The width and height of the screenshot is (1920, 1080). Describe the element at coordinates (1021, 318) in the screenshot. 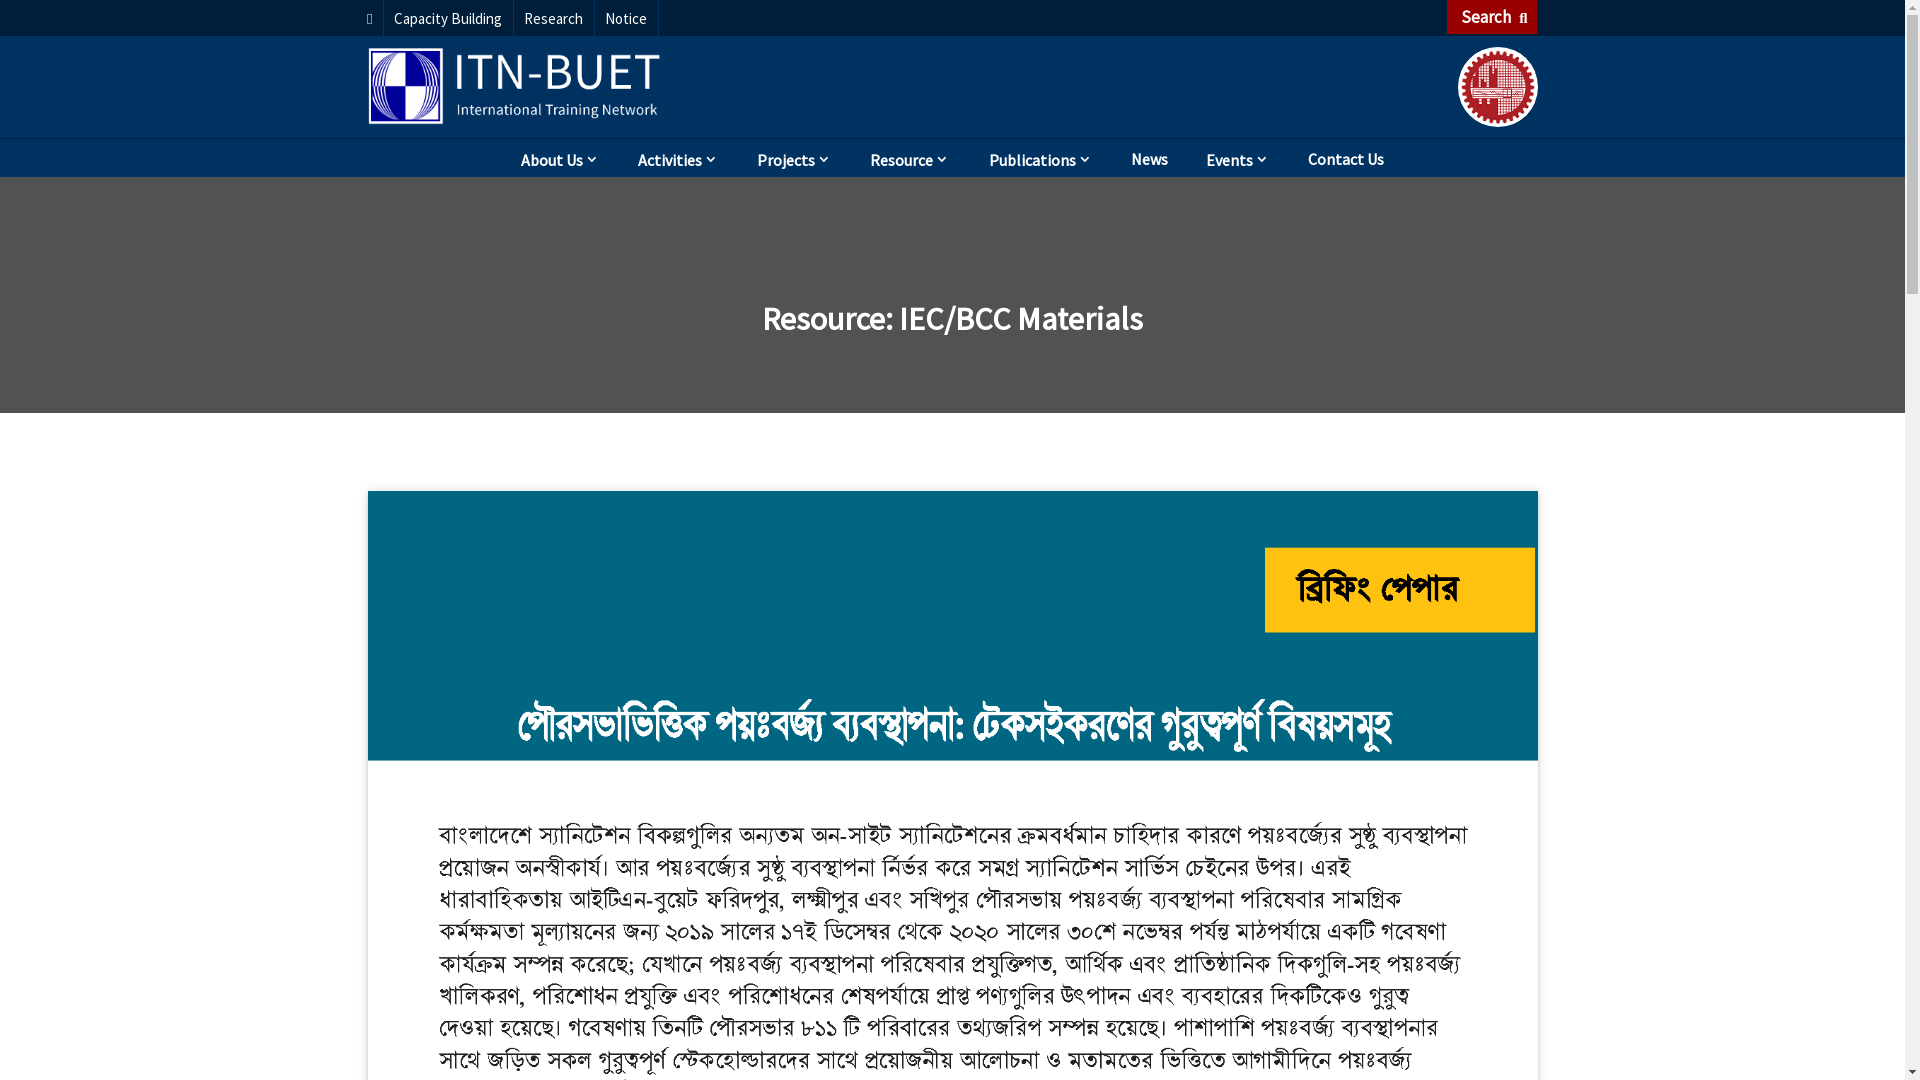

I see `'IEC/BCC Materials'` at that location.